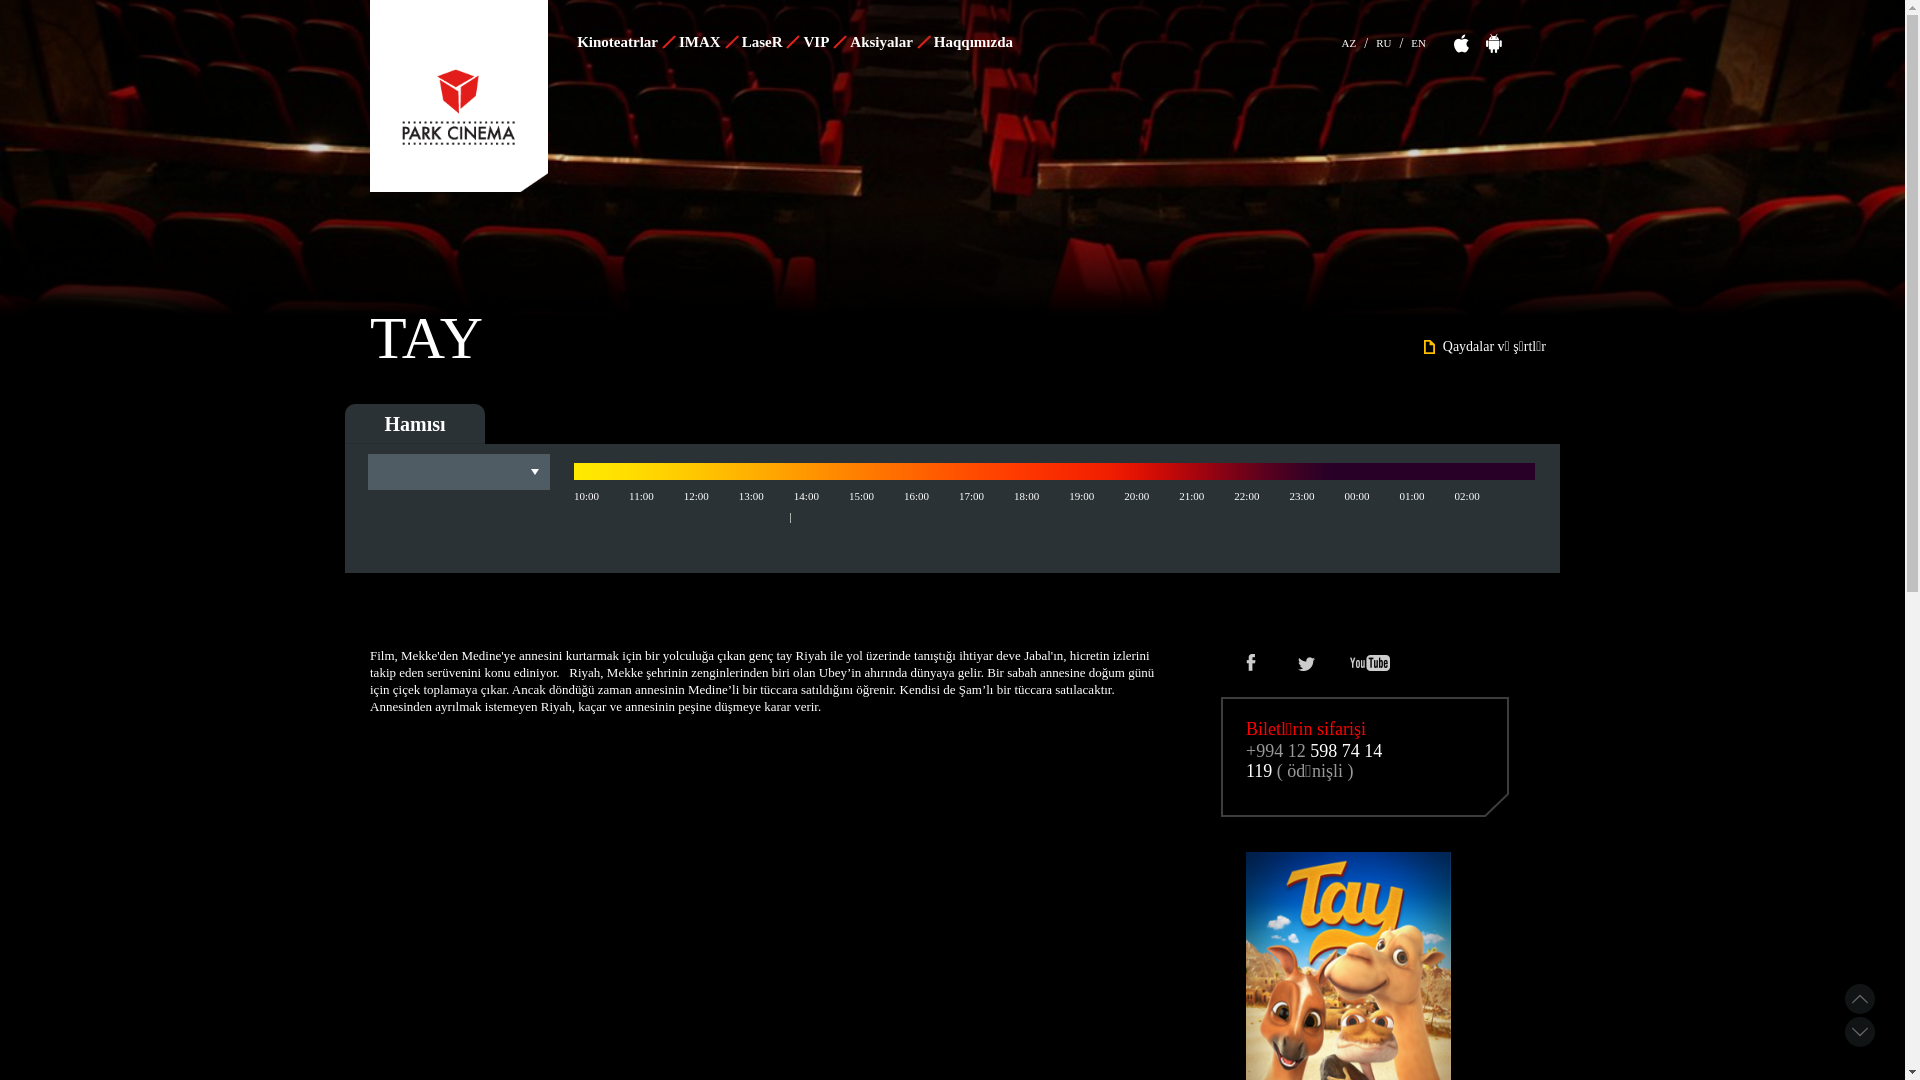 The image size is (1920, 1080). I want to click on 'Kinoteatrlar', so click(623, 42).